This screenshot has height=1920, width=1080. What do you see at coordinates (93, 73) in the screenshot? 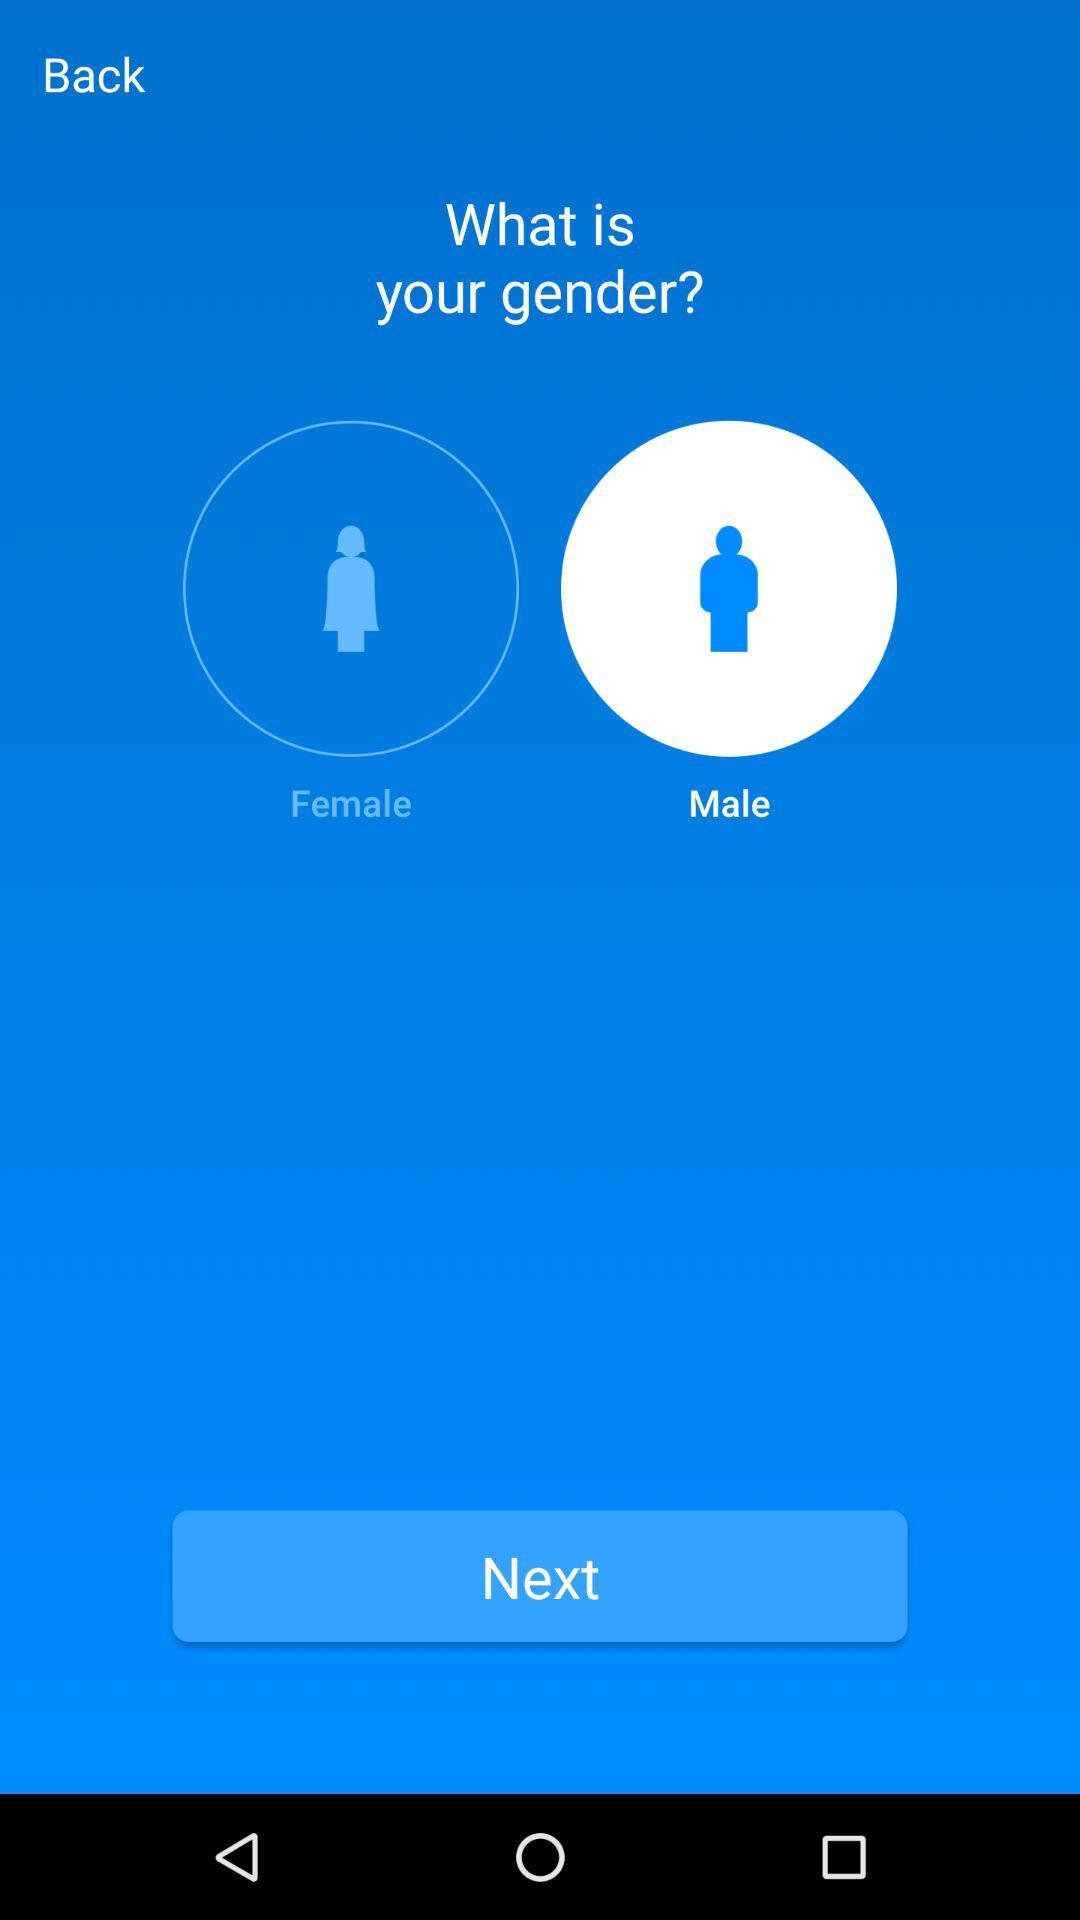
I see `the back item` at bounding box center [93, 73].